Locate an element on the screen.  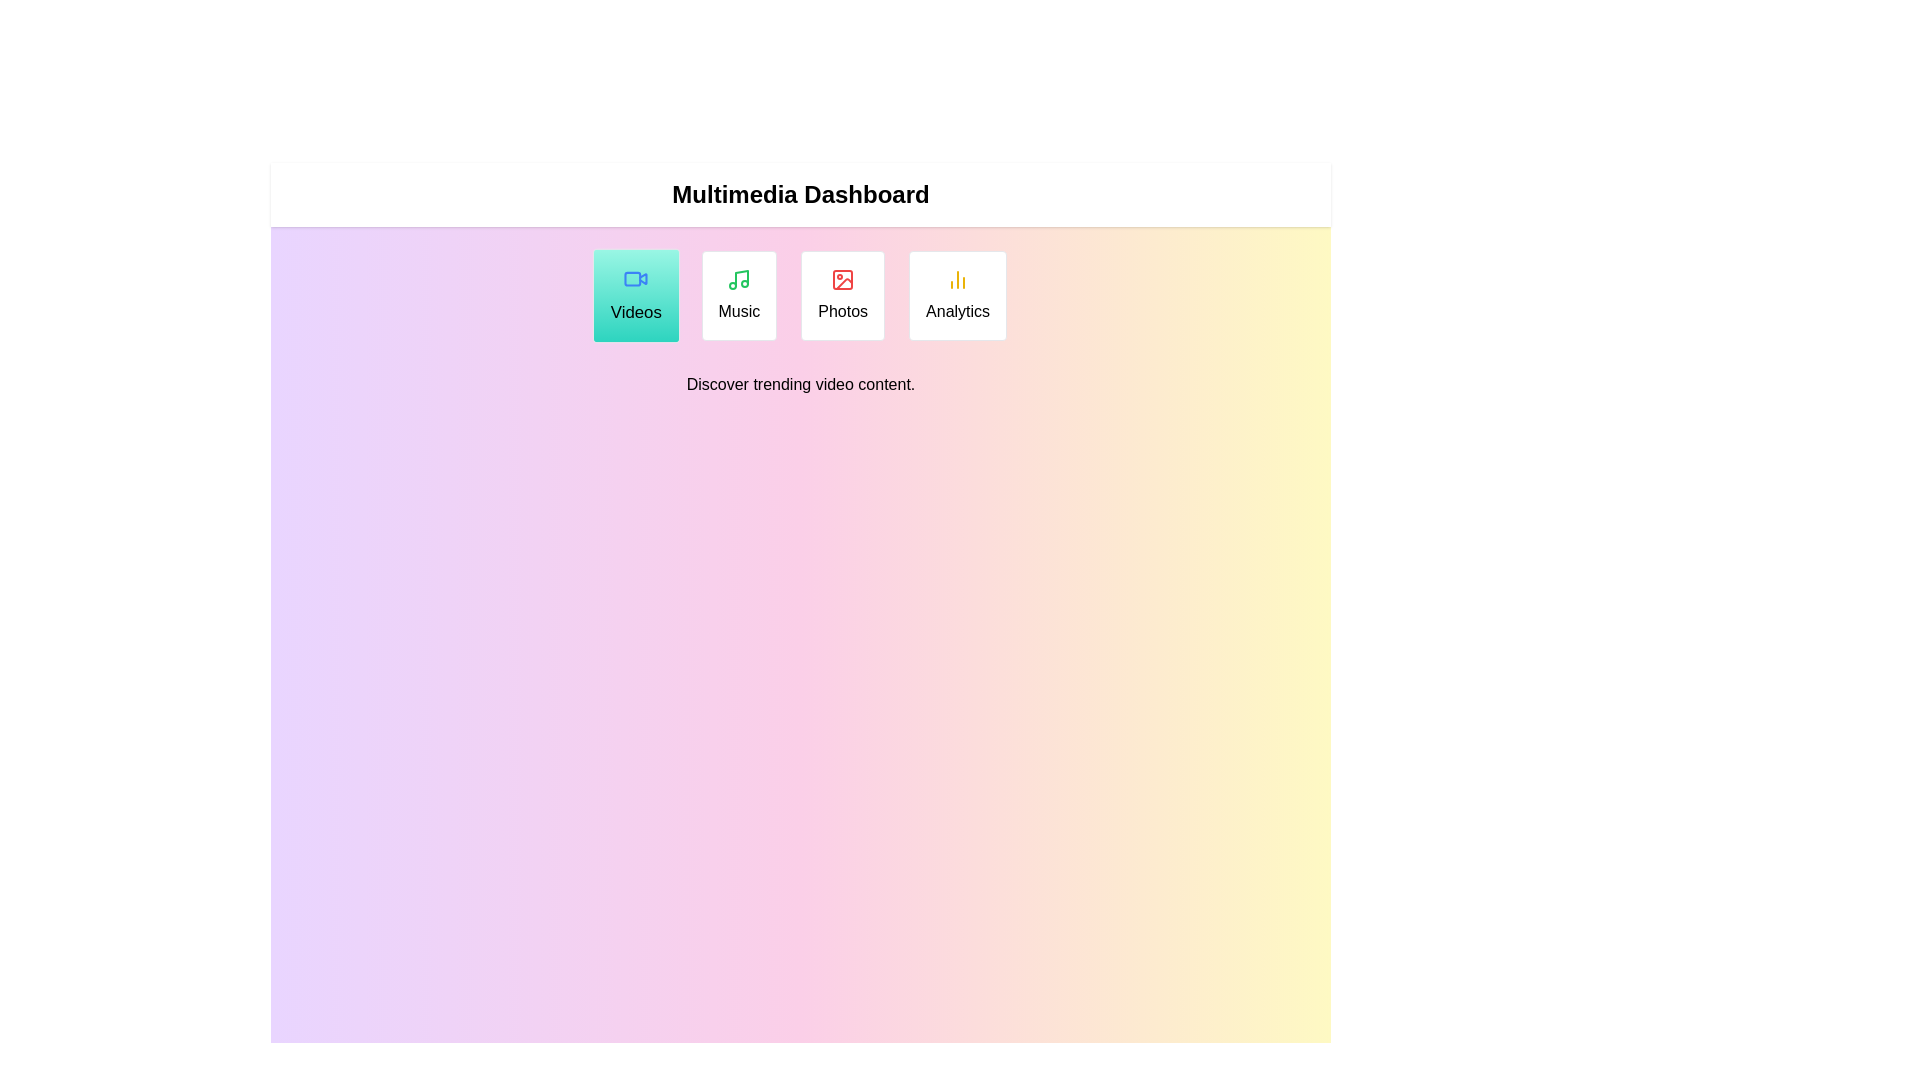
the Analytics tab is located at coordinates (957, 296).